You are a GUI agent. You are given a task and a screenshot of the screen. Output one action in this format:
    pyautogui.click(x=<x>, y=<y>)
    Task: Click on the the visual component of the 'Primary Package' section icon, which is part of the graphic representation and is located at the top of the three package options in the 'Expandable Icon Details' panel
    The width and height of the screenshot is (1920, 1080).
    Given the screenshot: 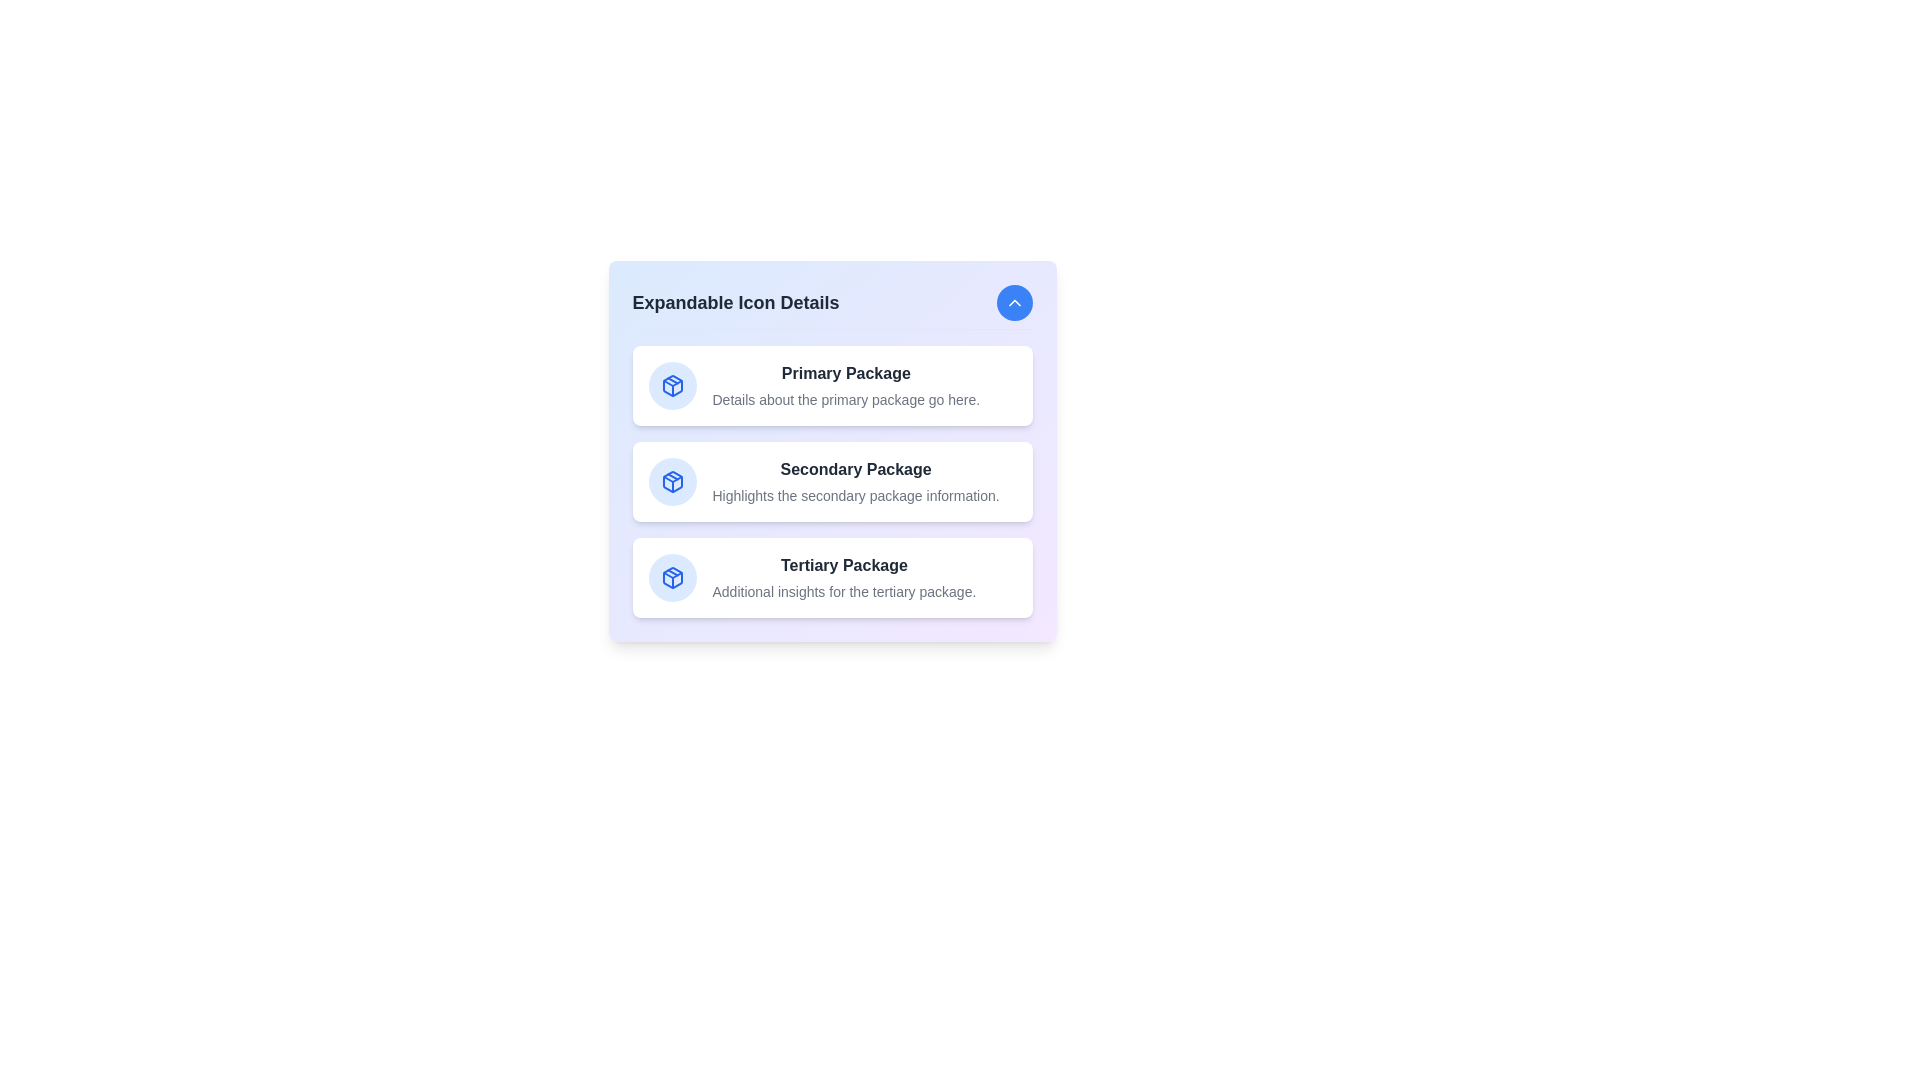 What is the action you would take?
    pyautogui.click(x=672, y=385)
    